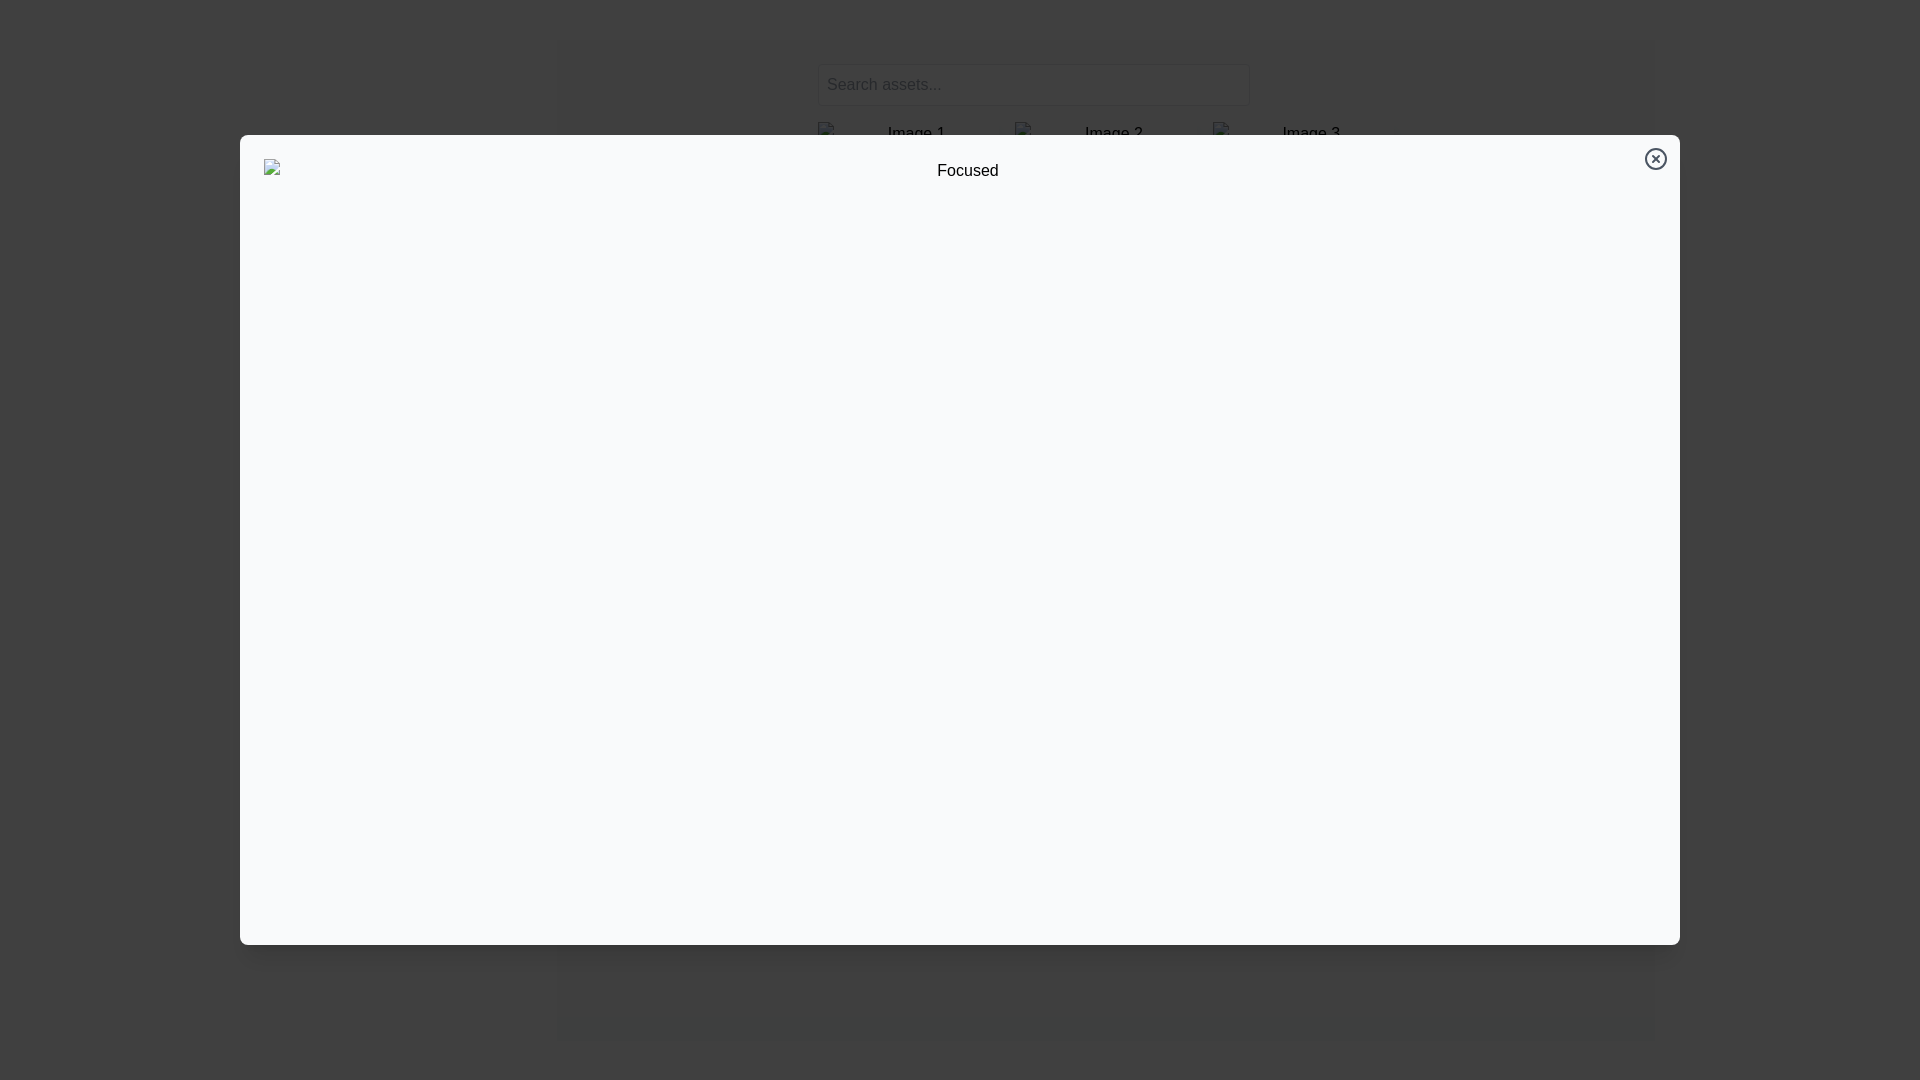 The image size is (1920, 1080). What do you see at coordinates (1656, 157) in the screenshot?
I see `the close button located at the top-right corner of the dialog box` at bounding box center [1656, 157].